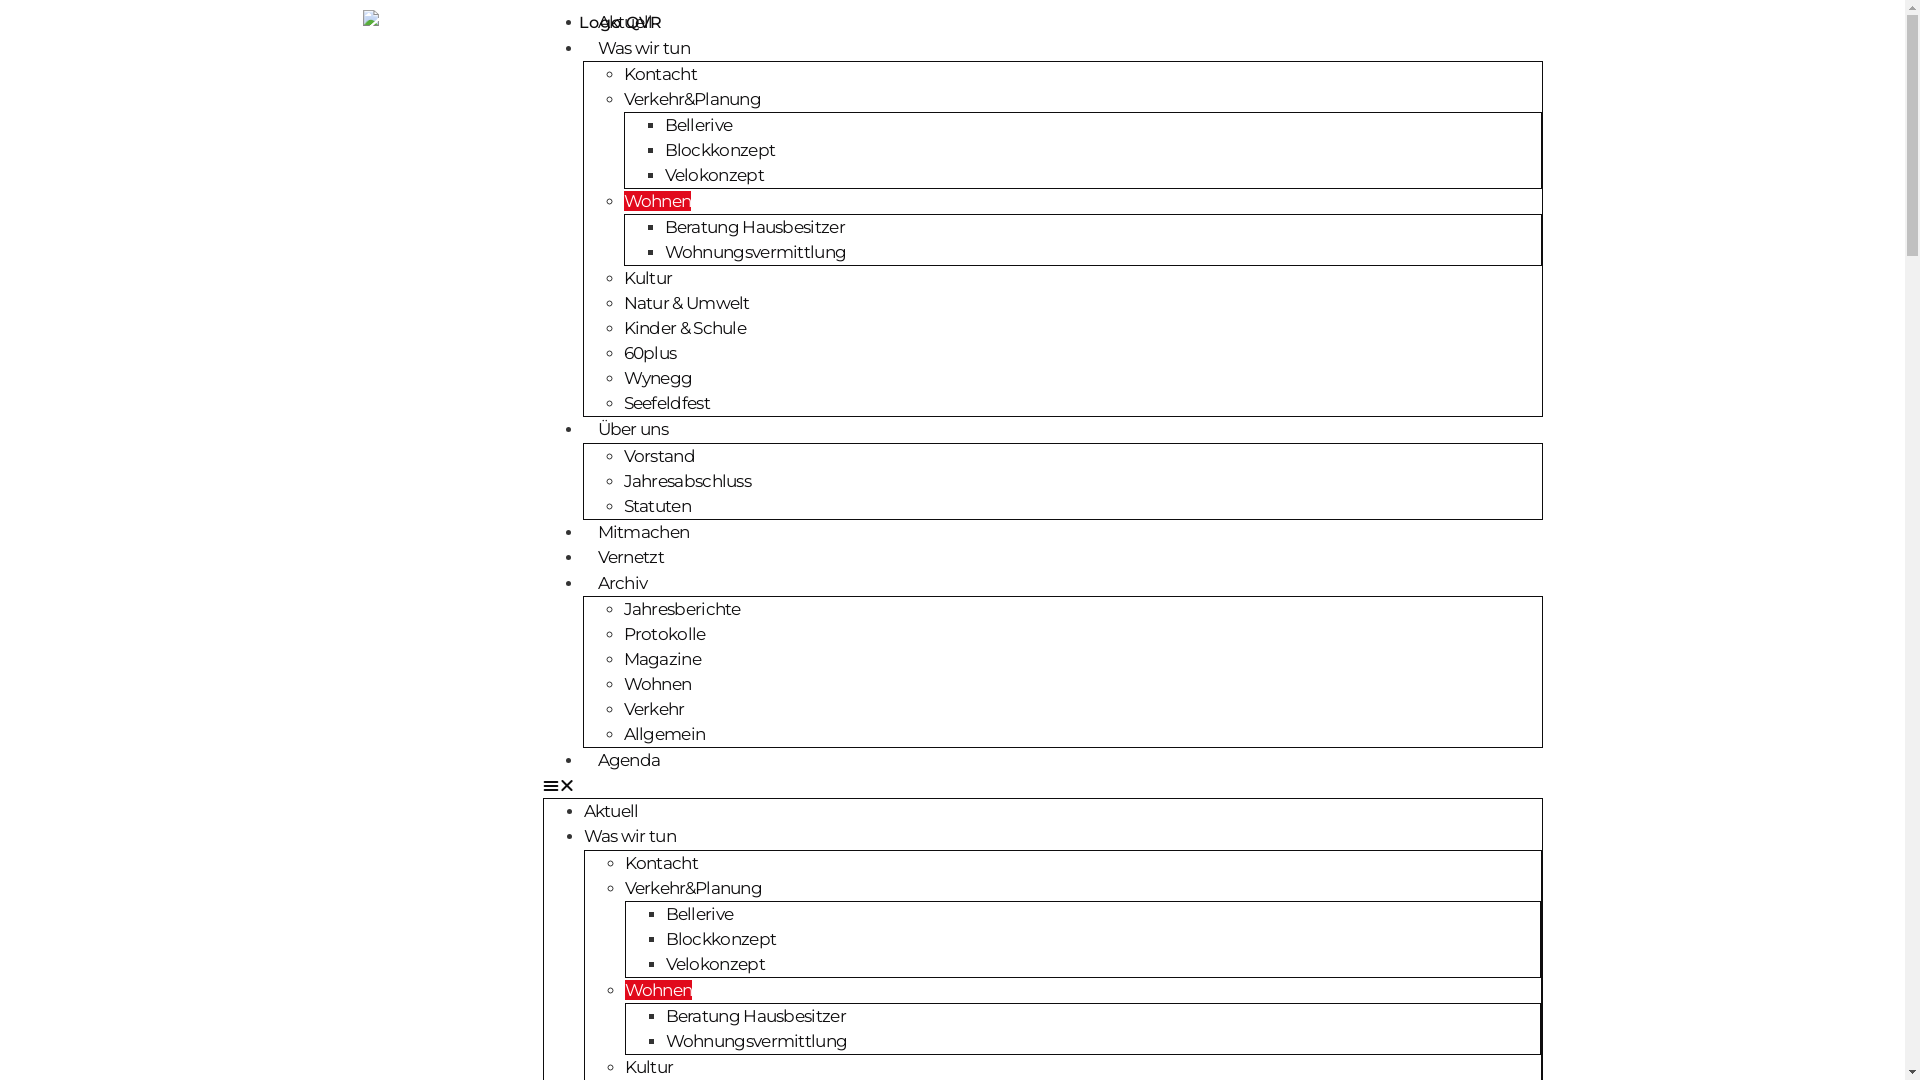 This screenshot has height=1080, width=1920. I want to click on 'Vorstand', so click(659, 455).